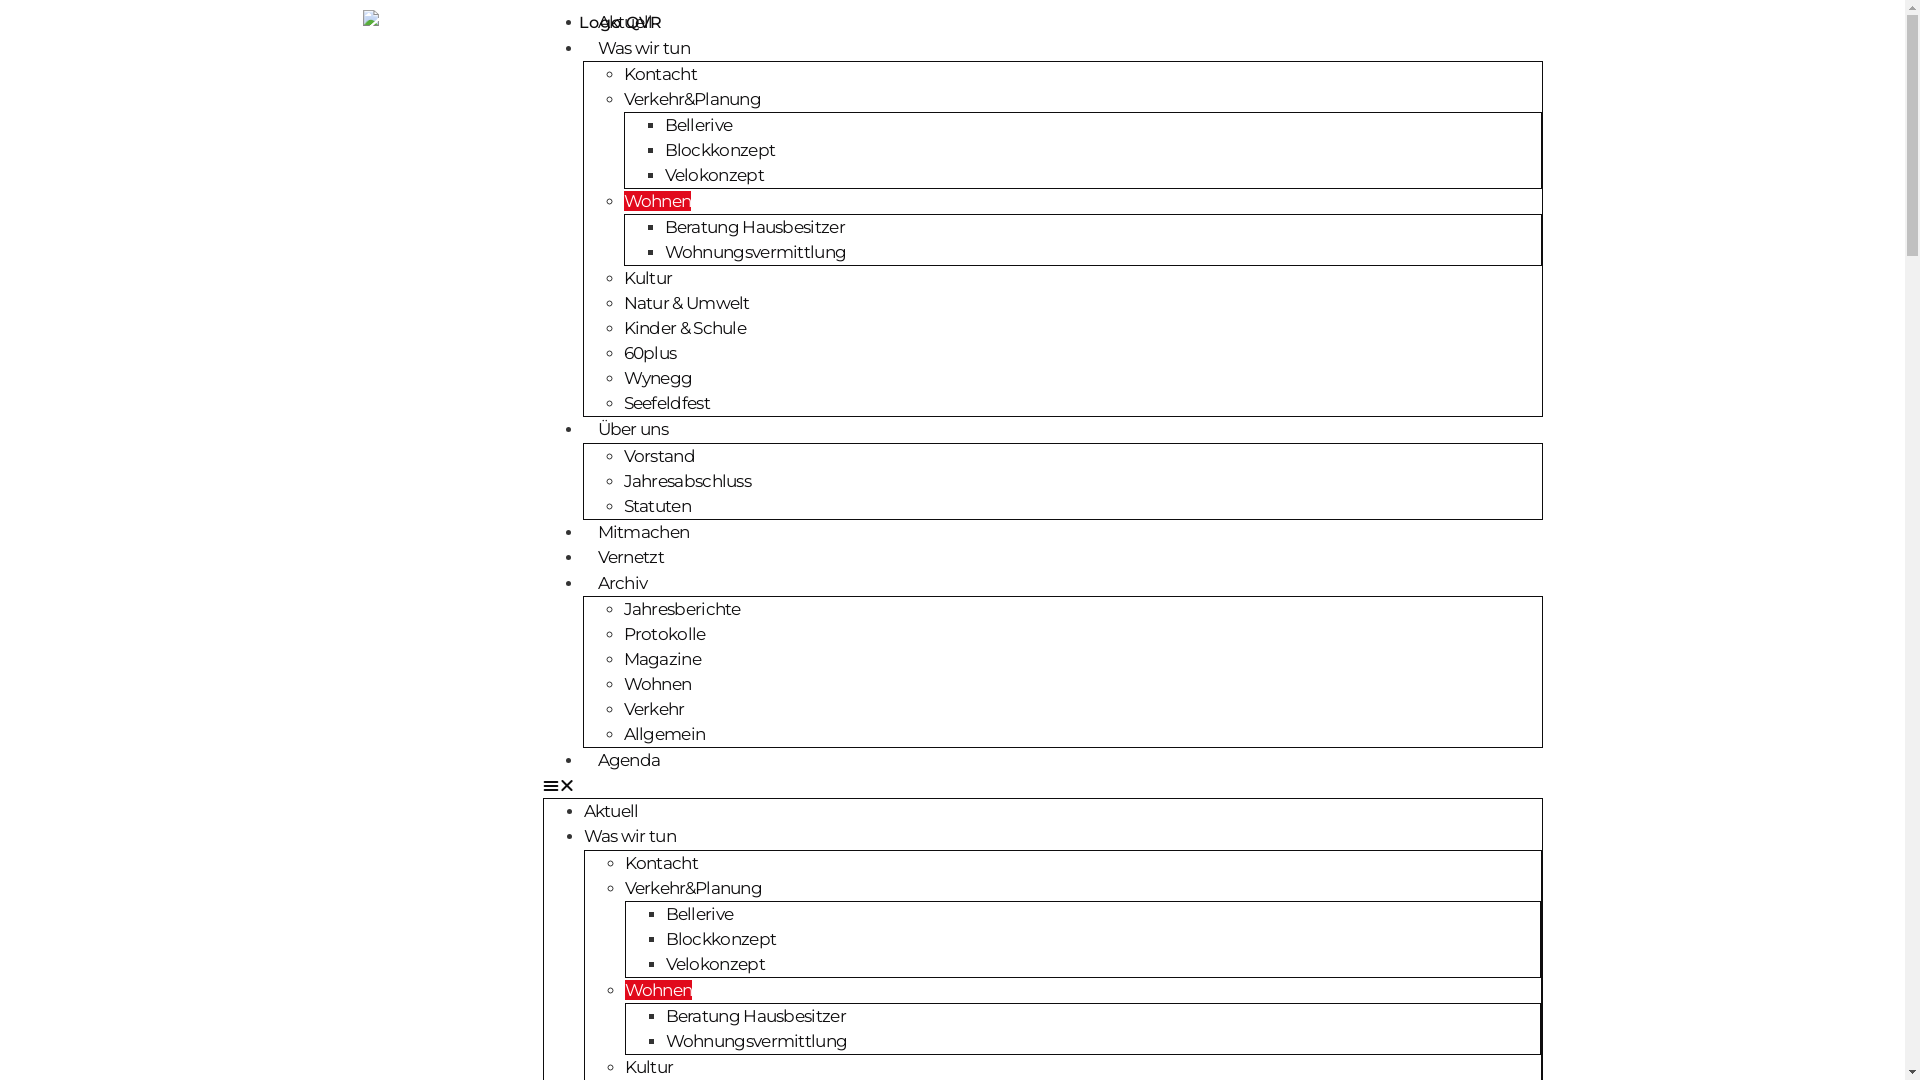 This screenshot has height=1080, width=1920. I want to click on 'Vorstand', so click(659, 455).